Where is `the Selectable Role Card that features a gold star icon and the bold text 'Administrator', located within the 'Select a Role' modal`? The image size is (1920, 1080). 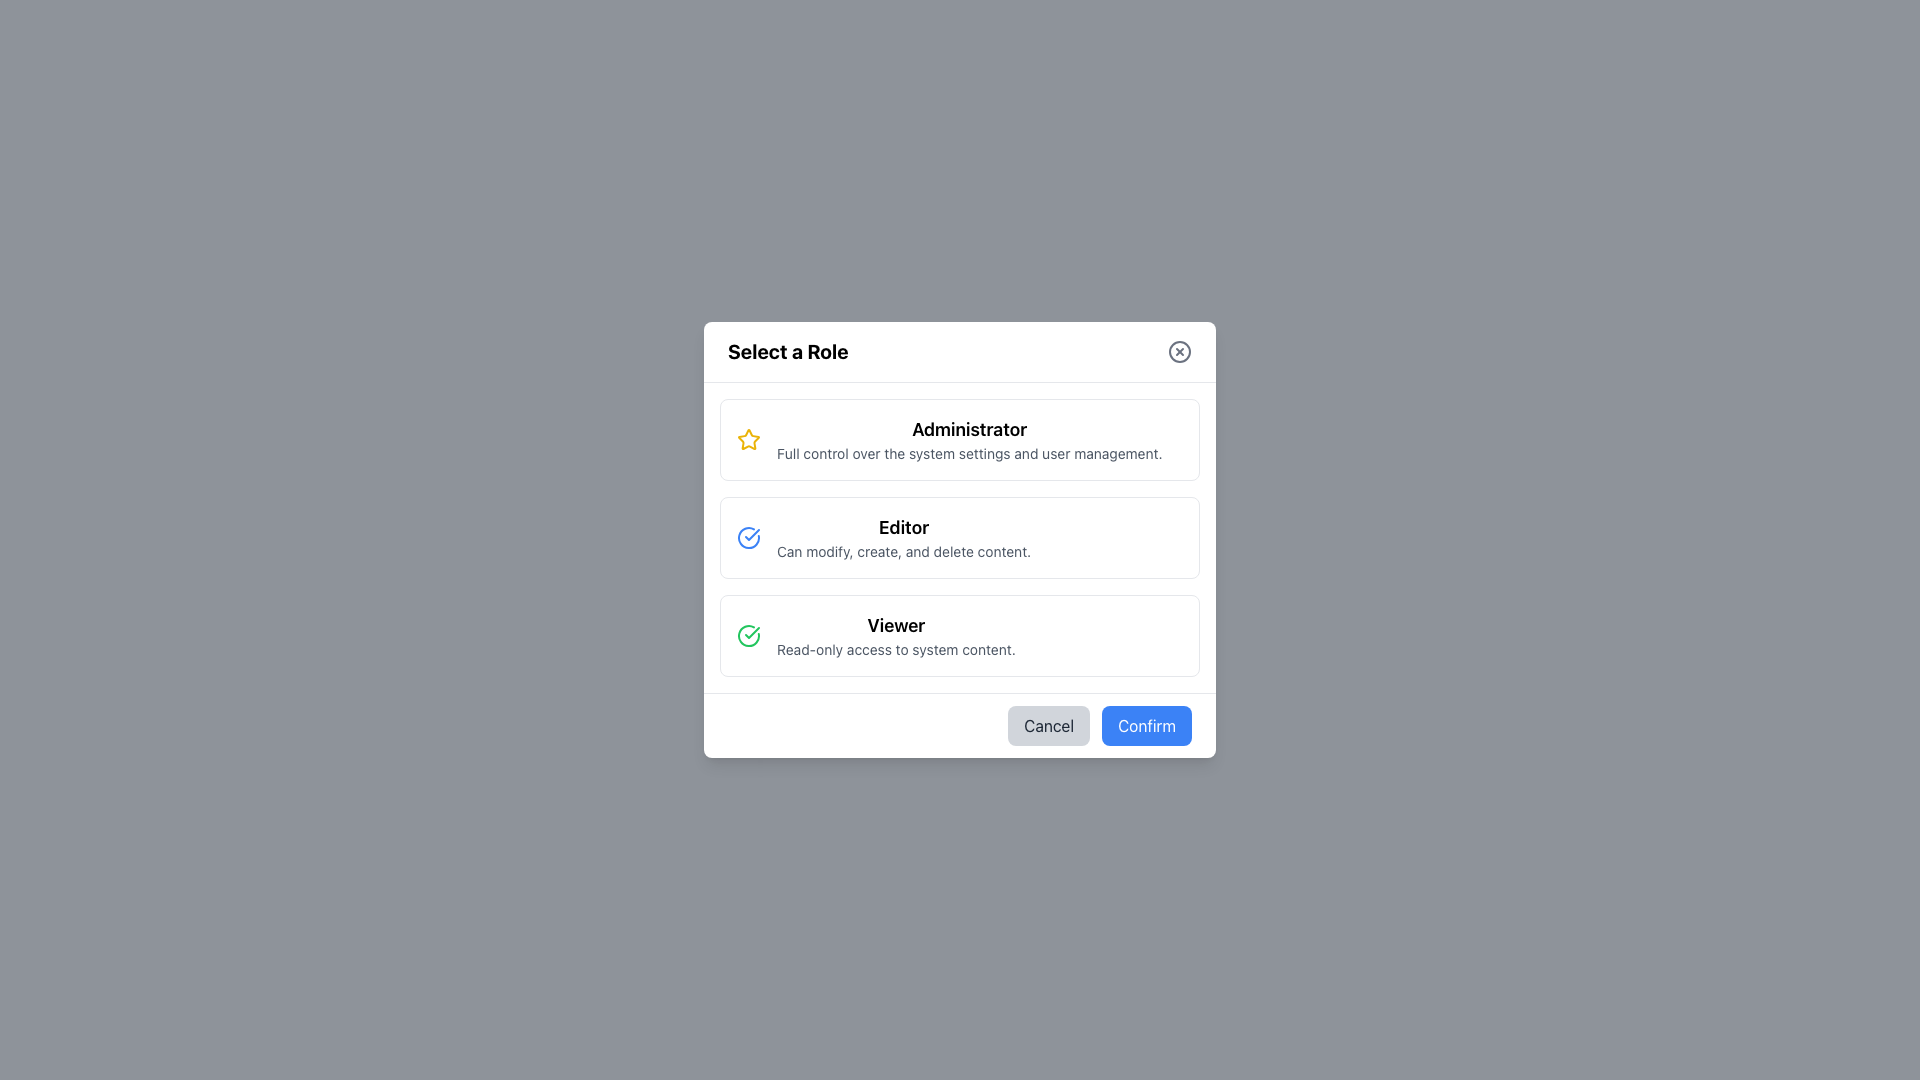
the Selectable Role Card that features a gold star icon and the bold text 'Administrator', located within the 'Select a Role' modal is located at coordinates (960, 438).